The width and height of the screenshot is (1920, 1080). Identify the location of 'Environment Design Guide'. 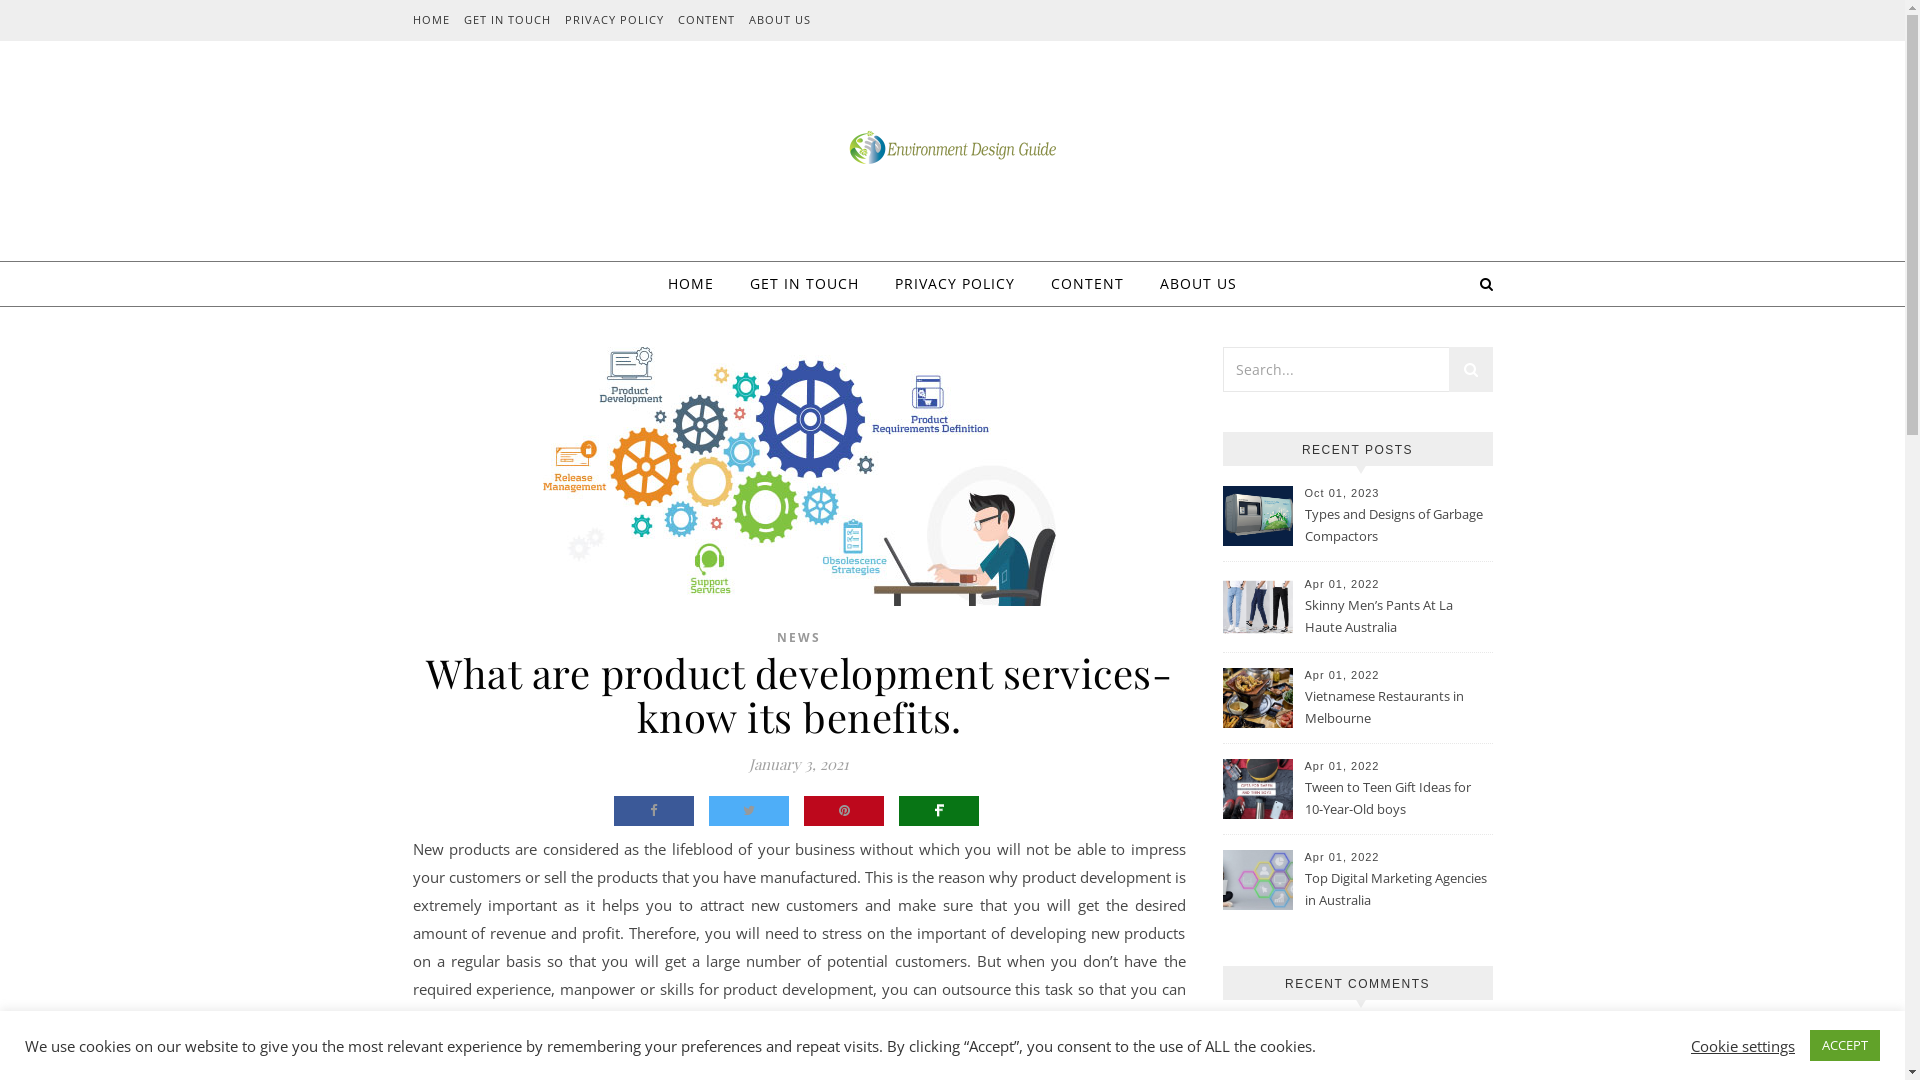
(951, 146).